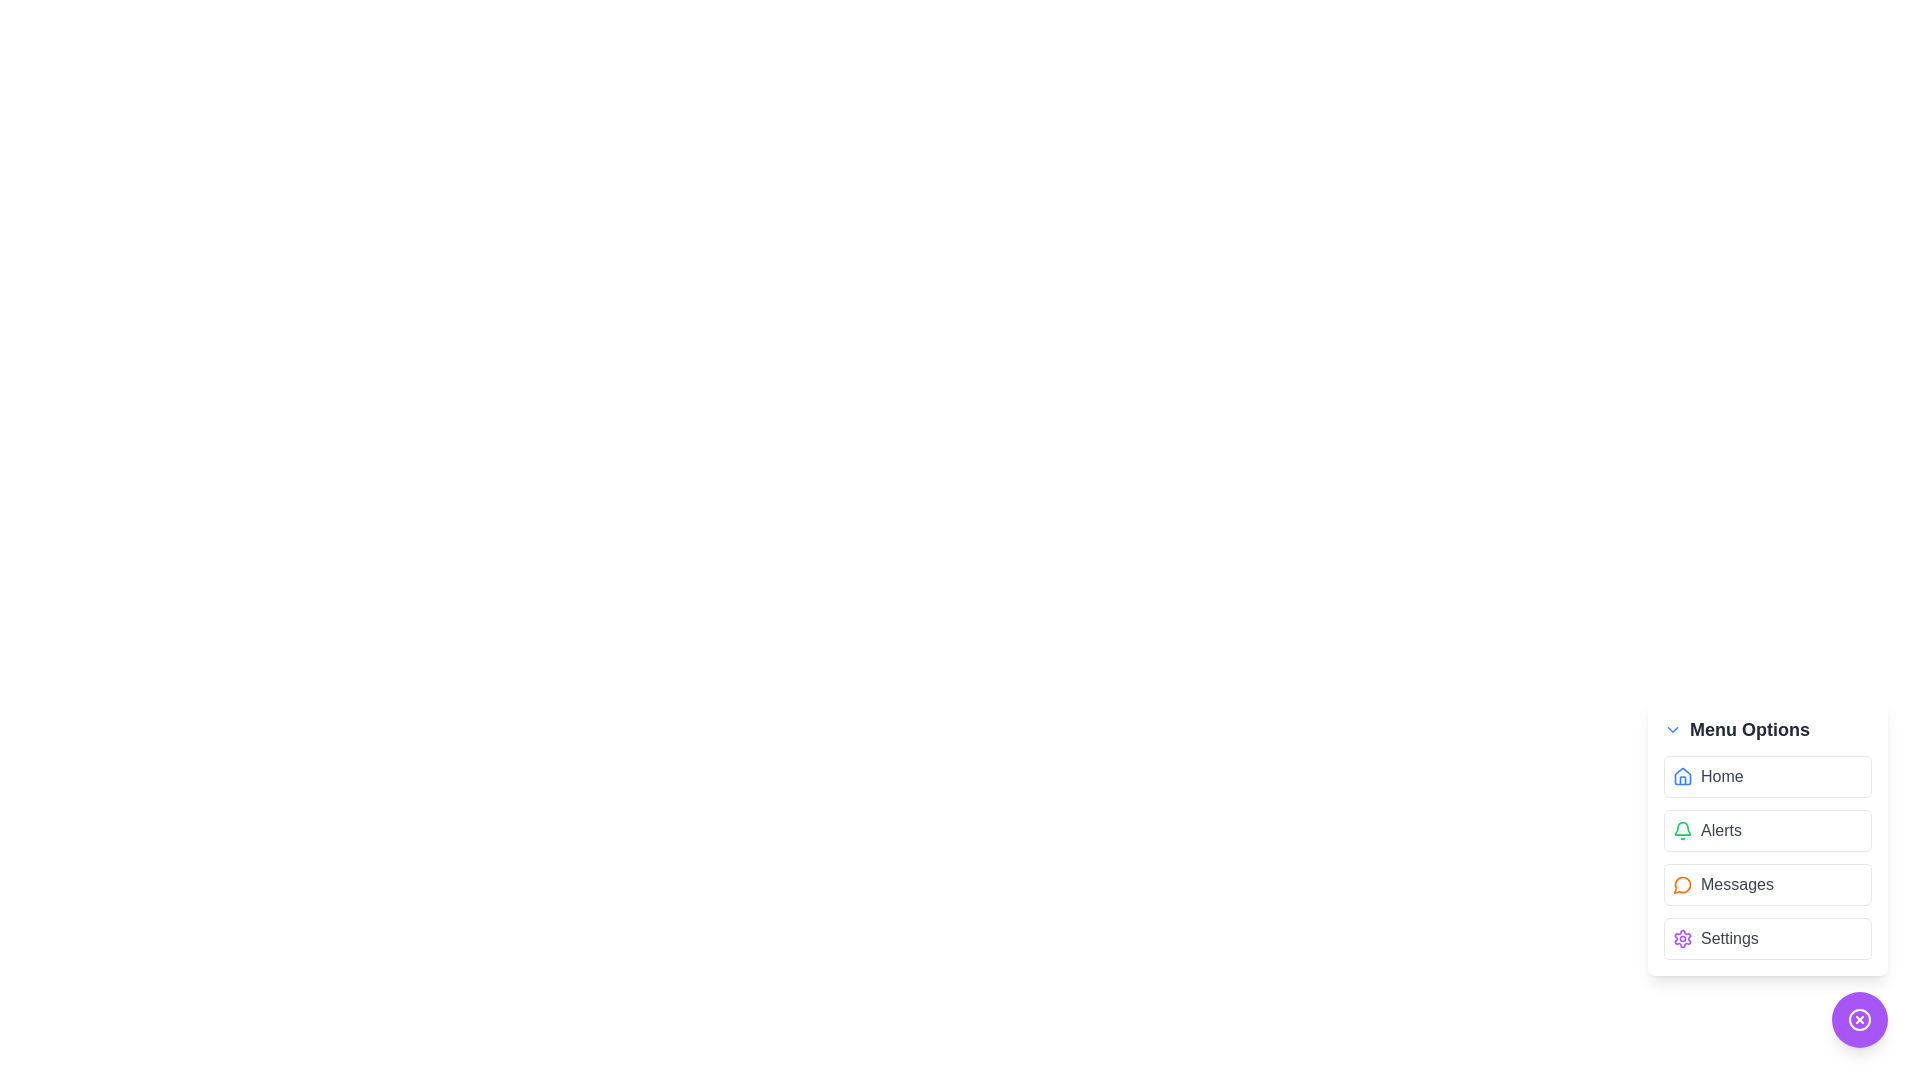 Image resolution: width=1920 pixels, height=1080 pixels. Describe the element at coordinates (1749, 729) in the screenshot. I see `the 'Menu Options' text label which is prominently displayed in bold typography at the top-right area of the dropdown component, indicating navigation options` at that location.